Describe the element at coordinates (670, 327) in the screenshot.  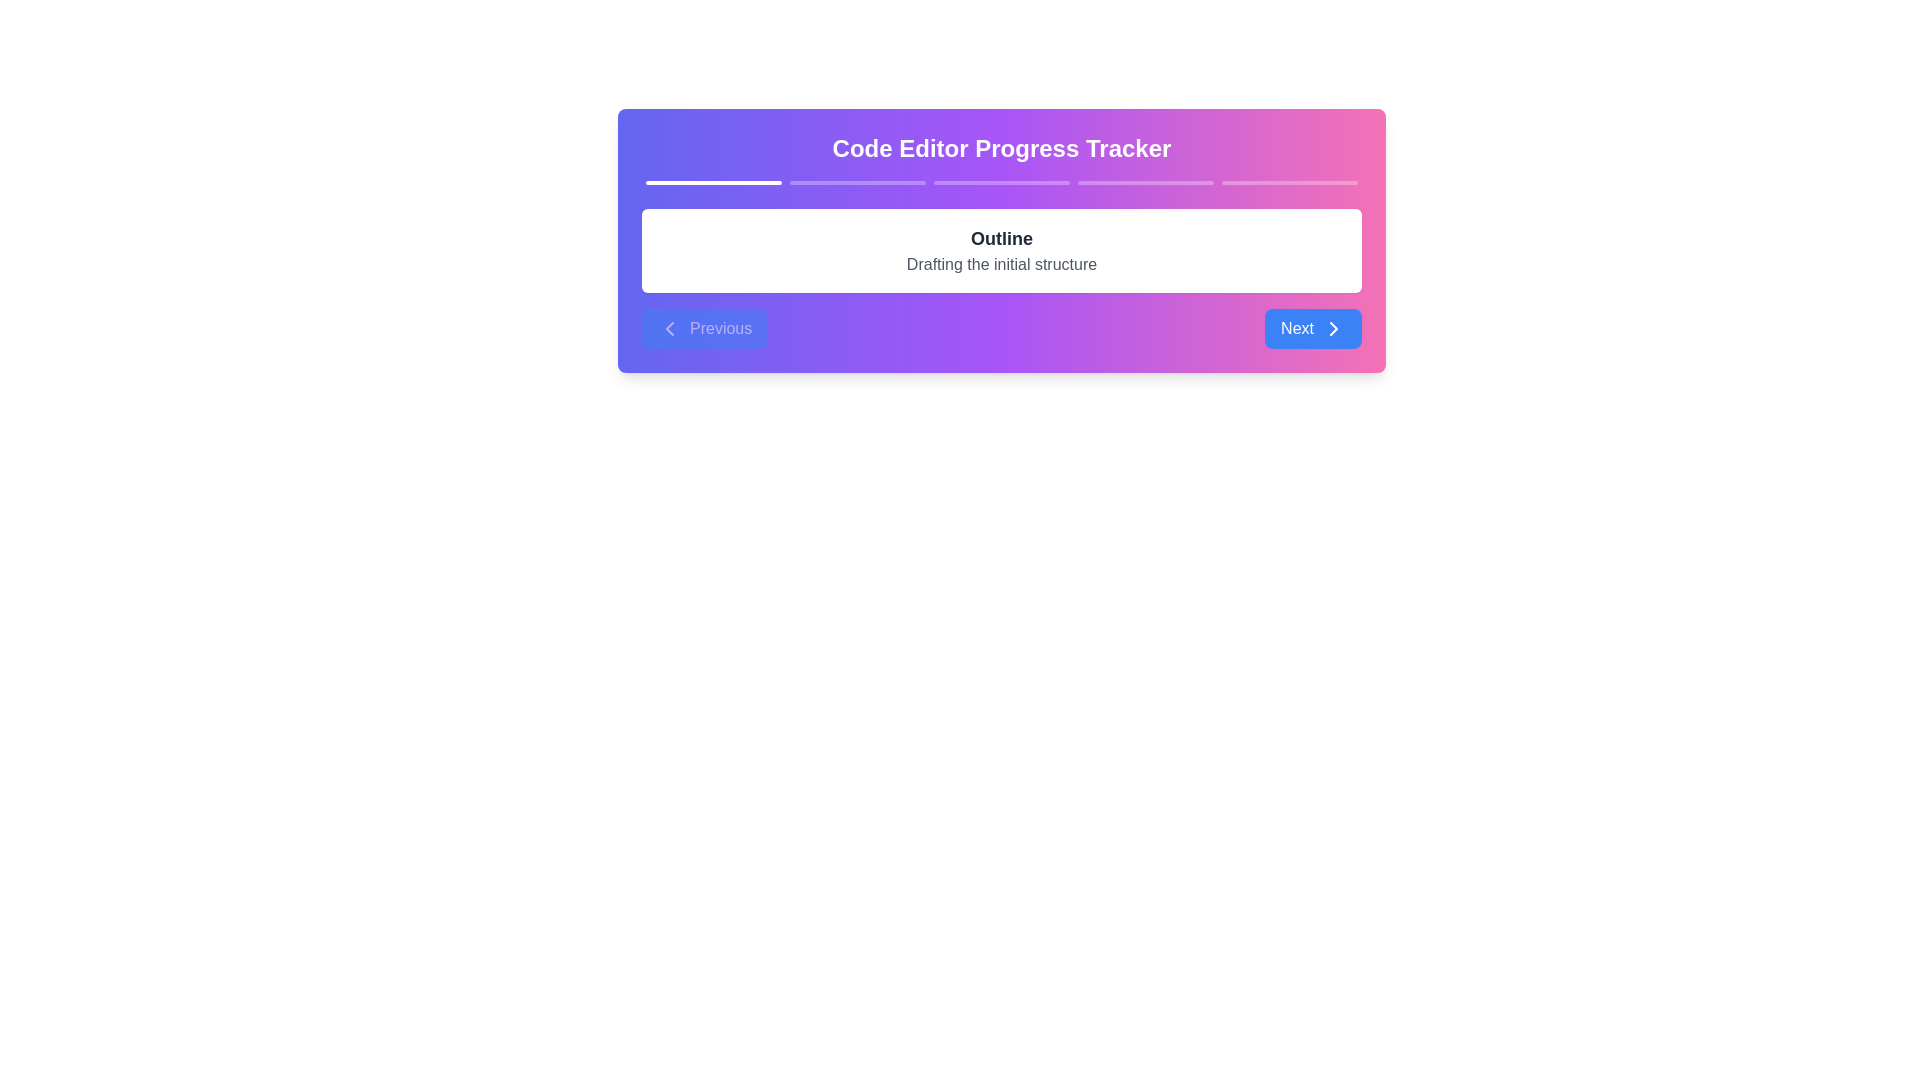
I see `the 'Previous' button by clicking on the leftward-pointing chevron icon to trigger navigation` at that location.